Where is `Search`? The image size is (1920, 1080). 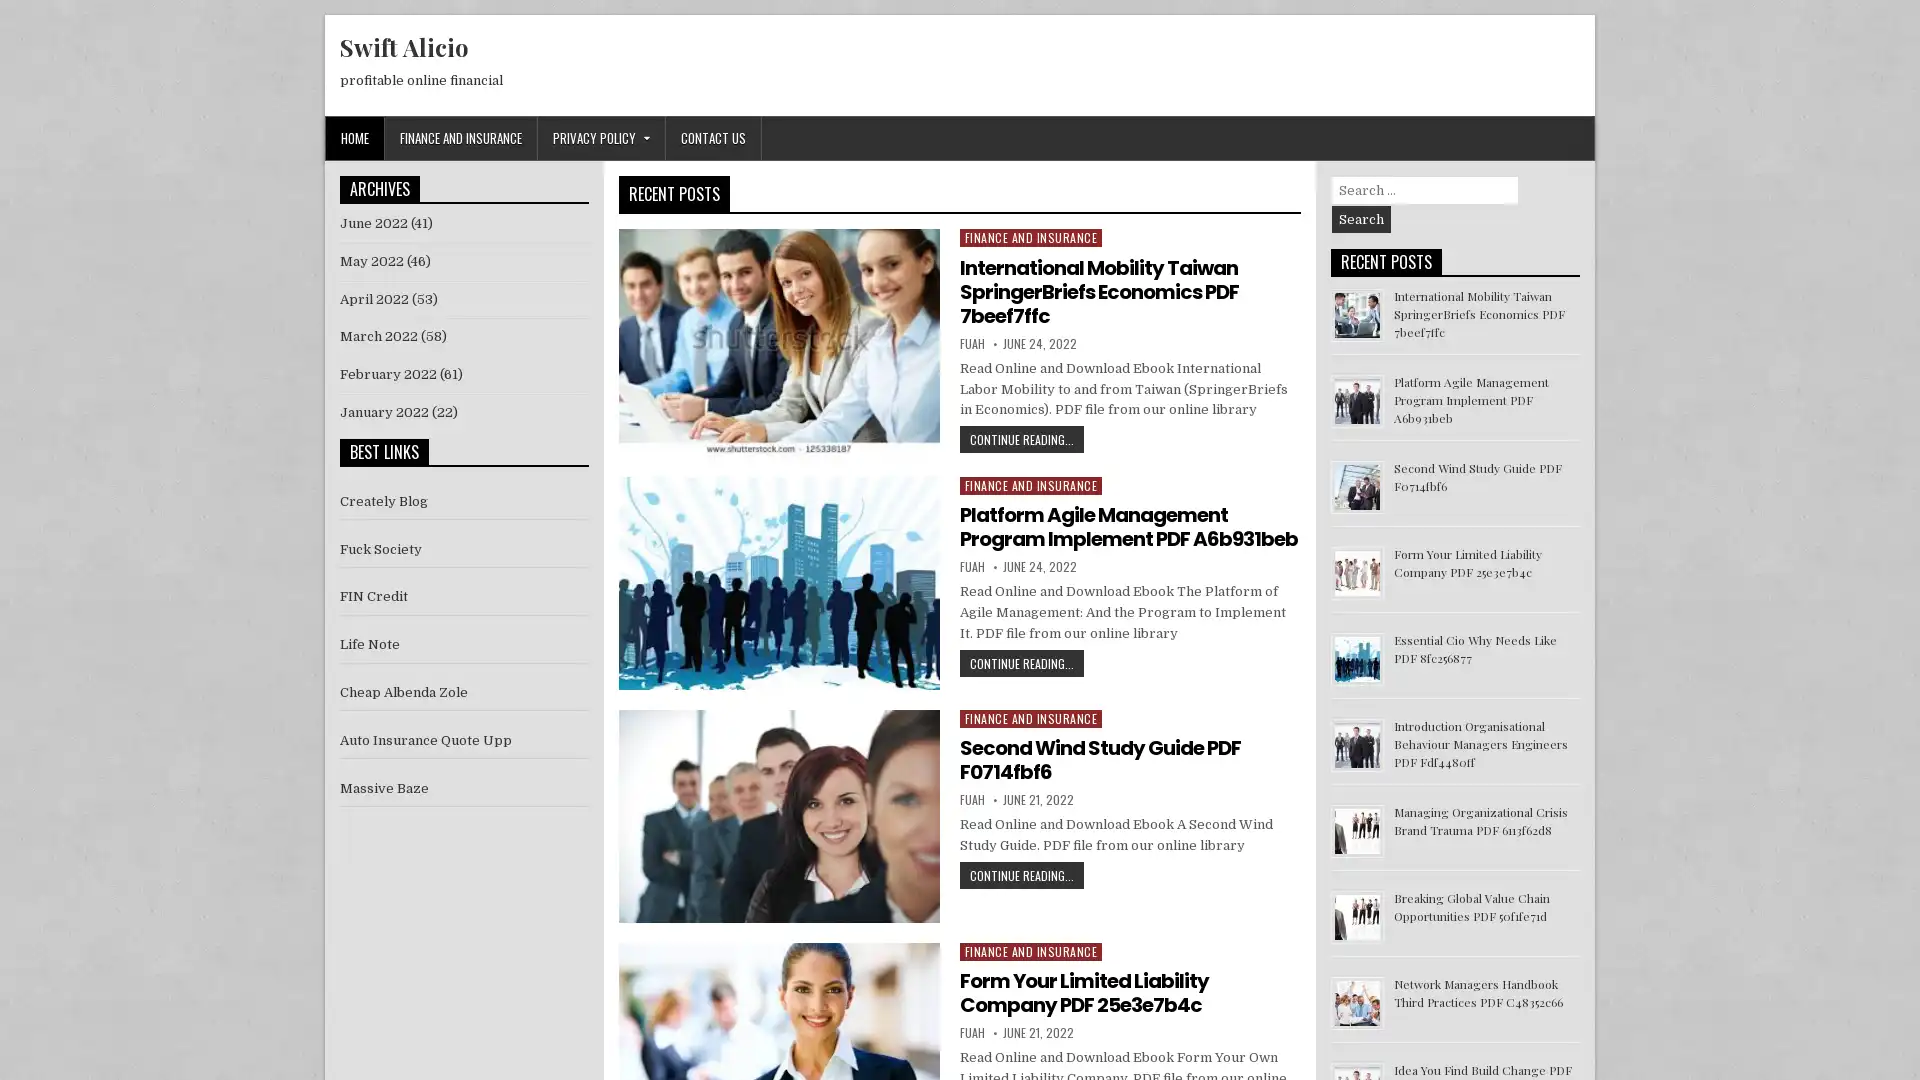
Search is located at coordinates (1360, 219).